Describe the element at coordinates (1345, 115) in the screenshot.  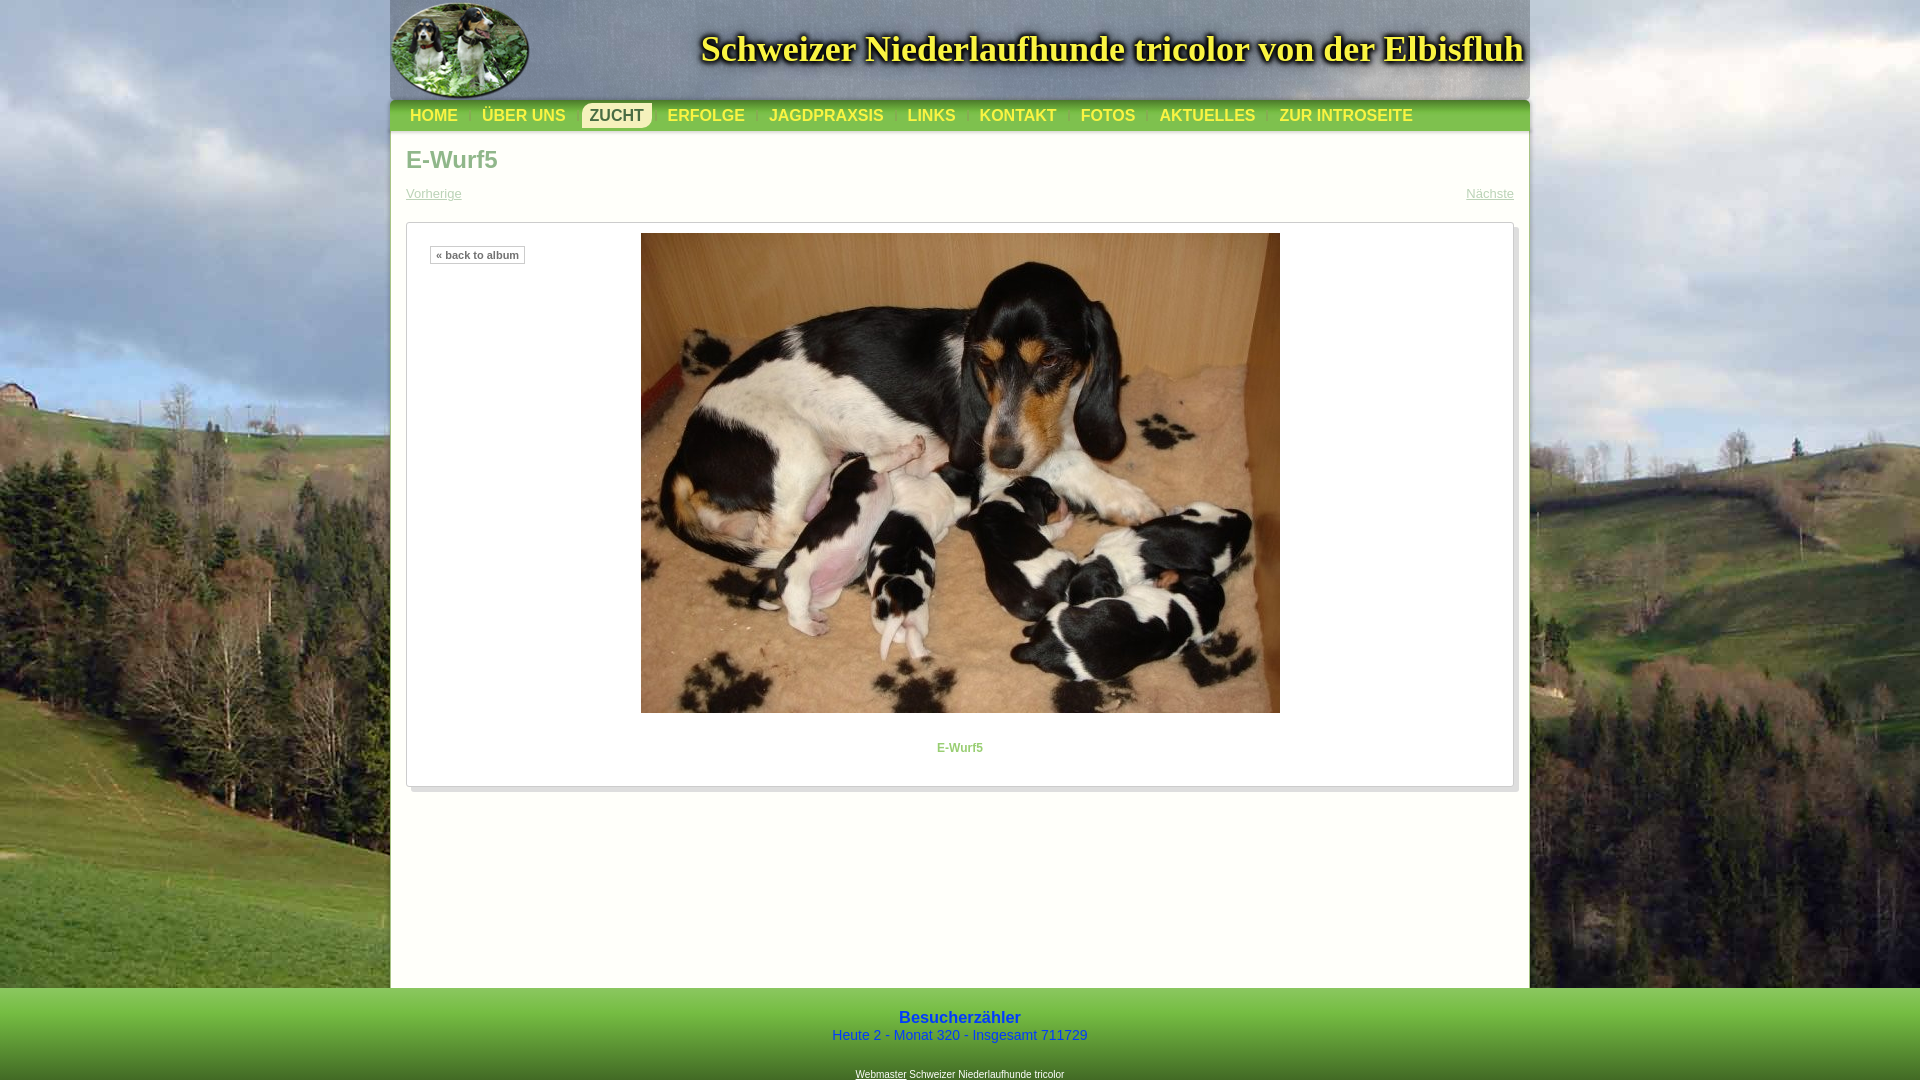
I see `'ZUR INTROSEITE'` at that location.